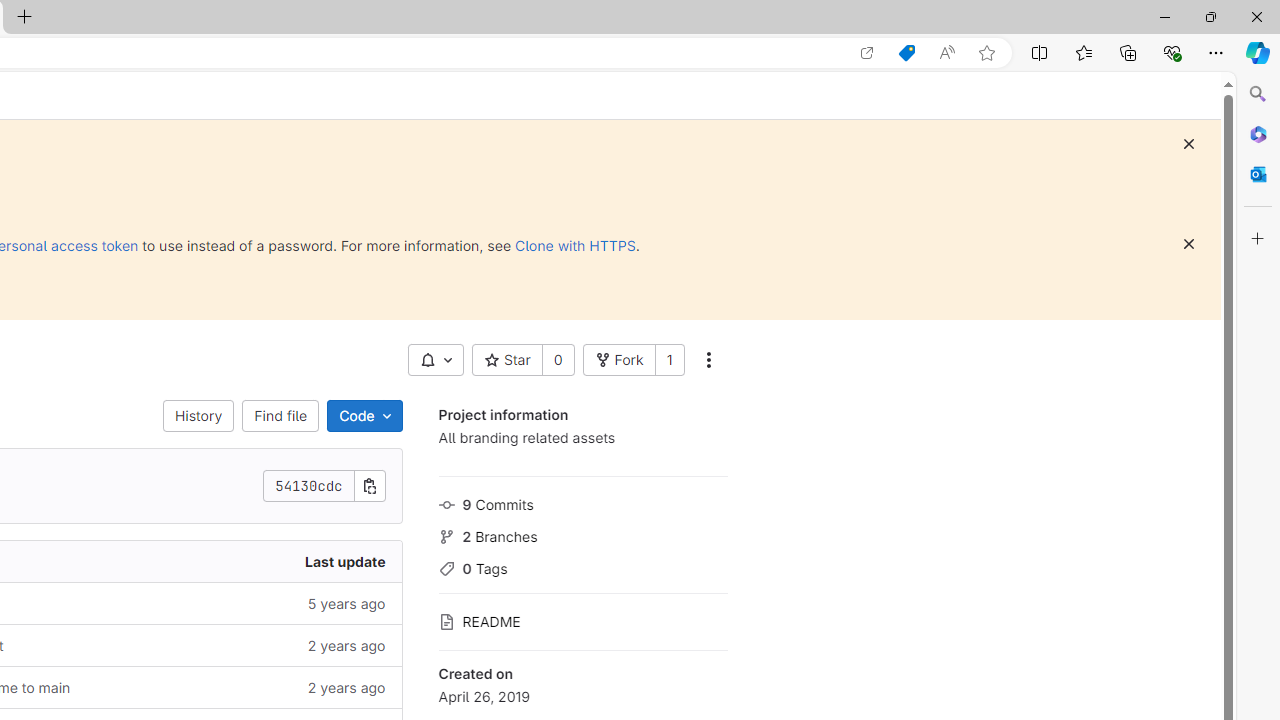 This screenshot has width=1280, height=720. Describe the element at coordinates (199, 415) in the screenshot. I see `'History'` at that location.